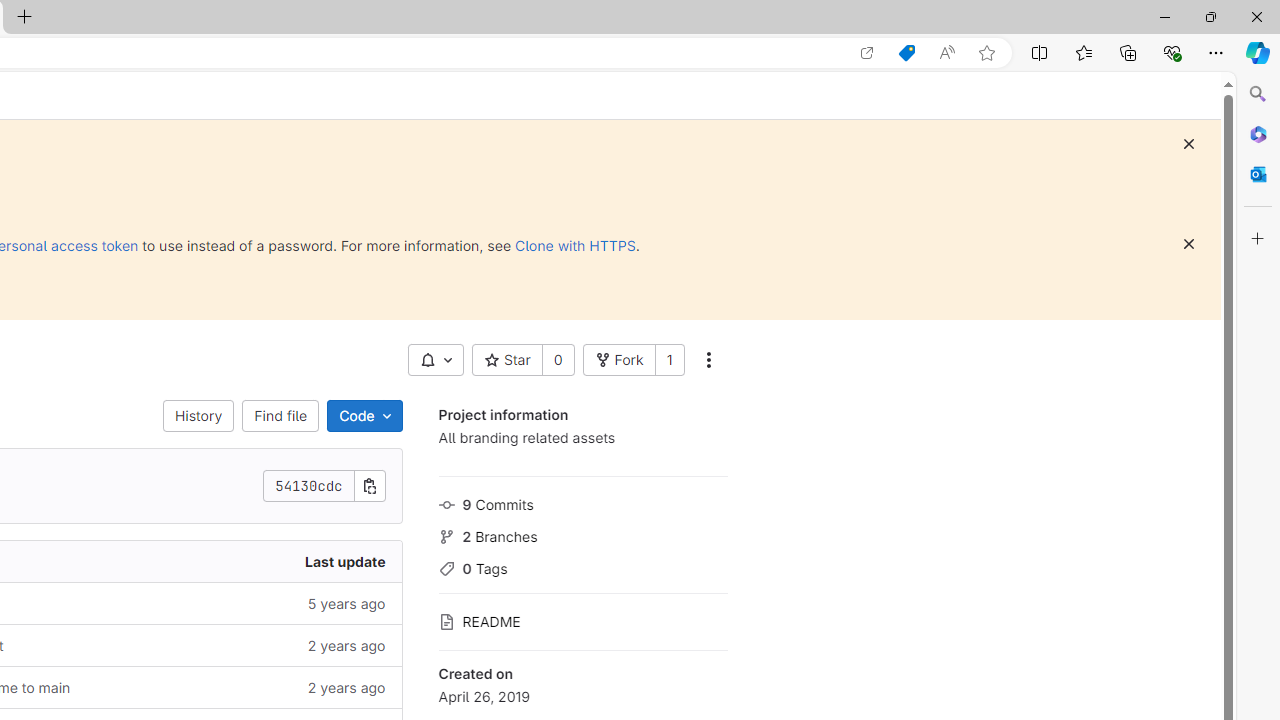 This screenshot has width=1280, height=720. Describe the element at coordinates (199, 415) in the screenshot. I see `'History'` at that location.